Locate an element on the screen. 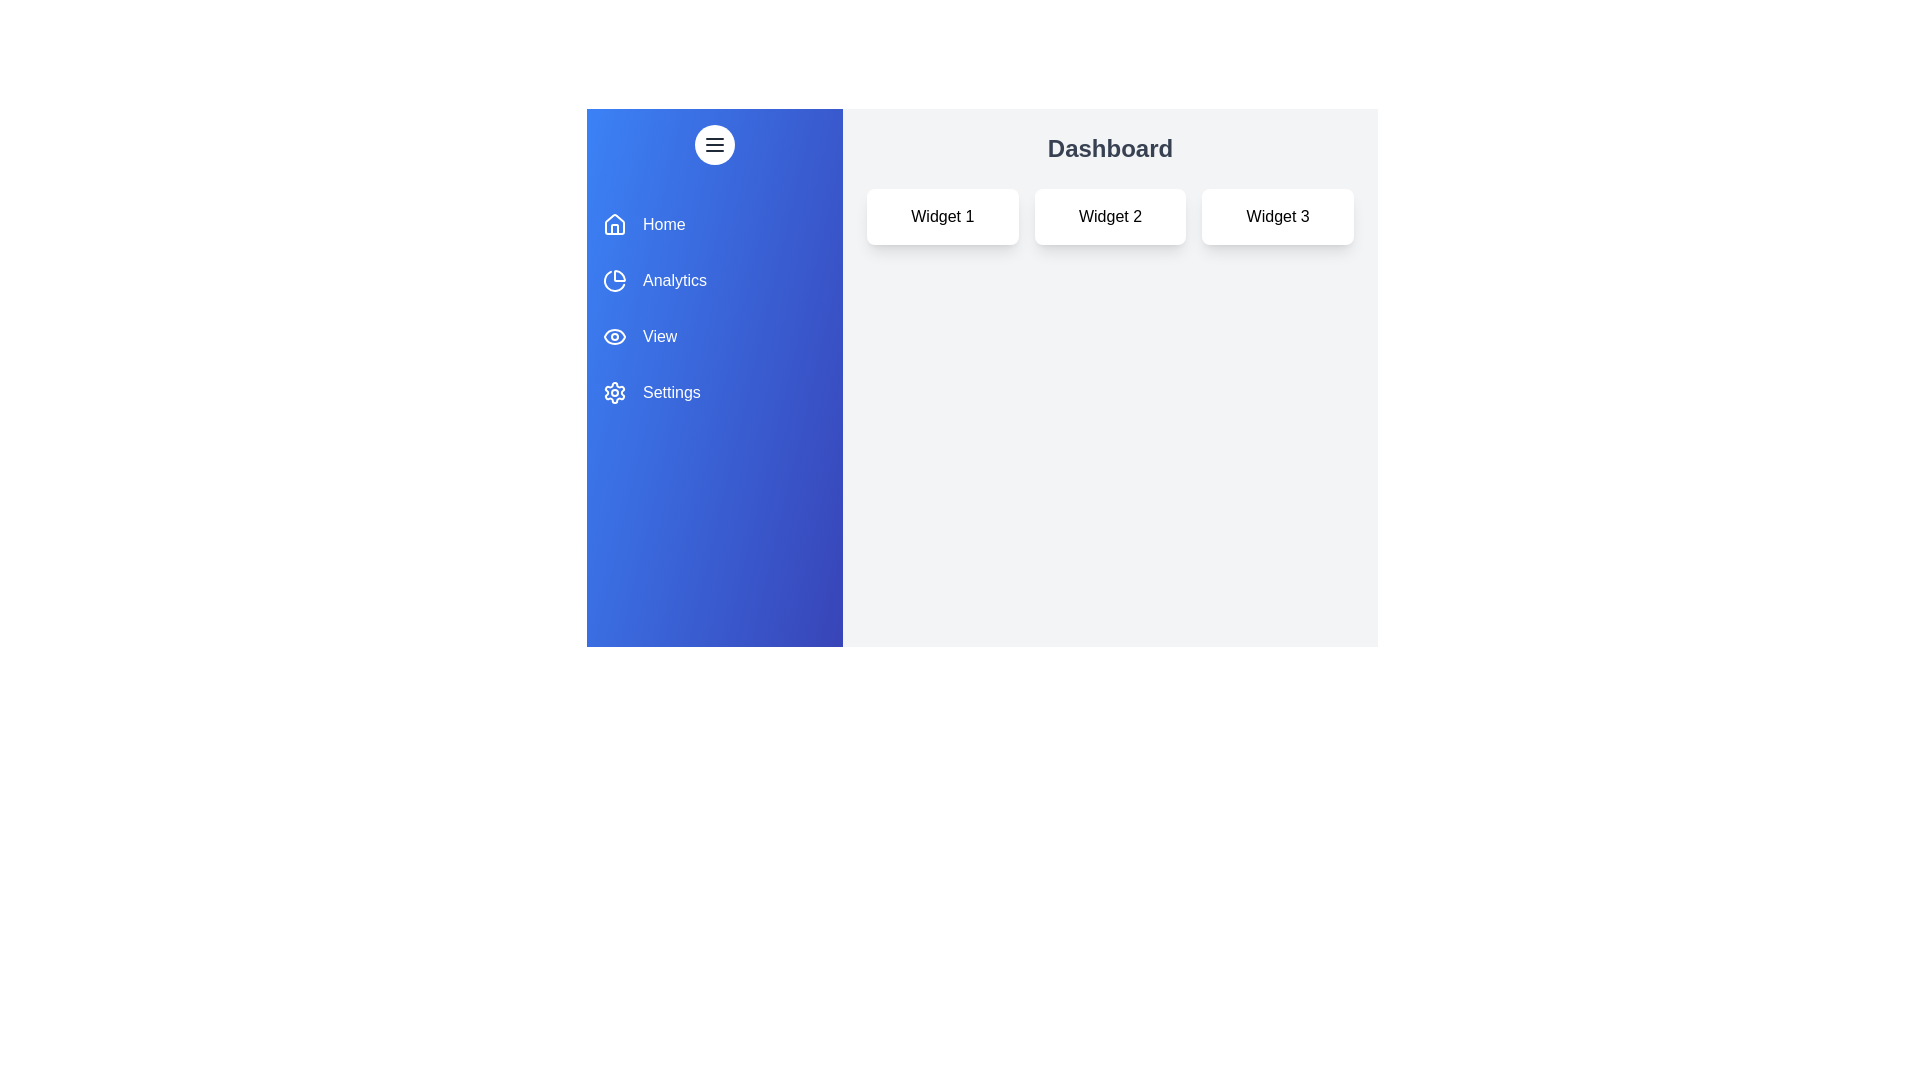 The height and width of the screenshot is (1080, 1920). the View section from the drawer menu is located at coordinates (715, 335).